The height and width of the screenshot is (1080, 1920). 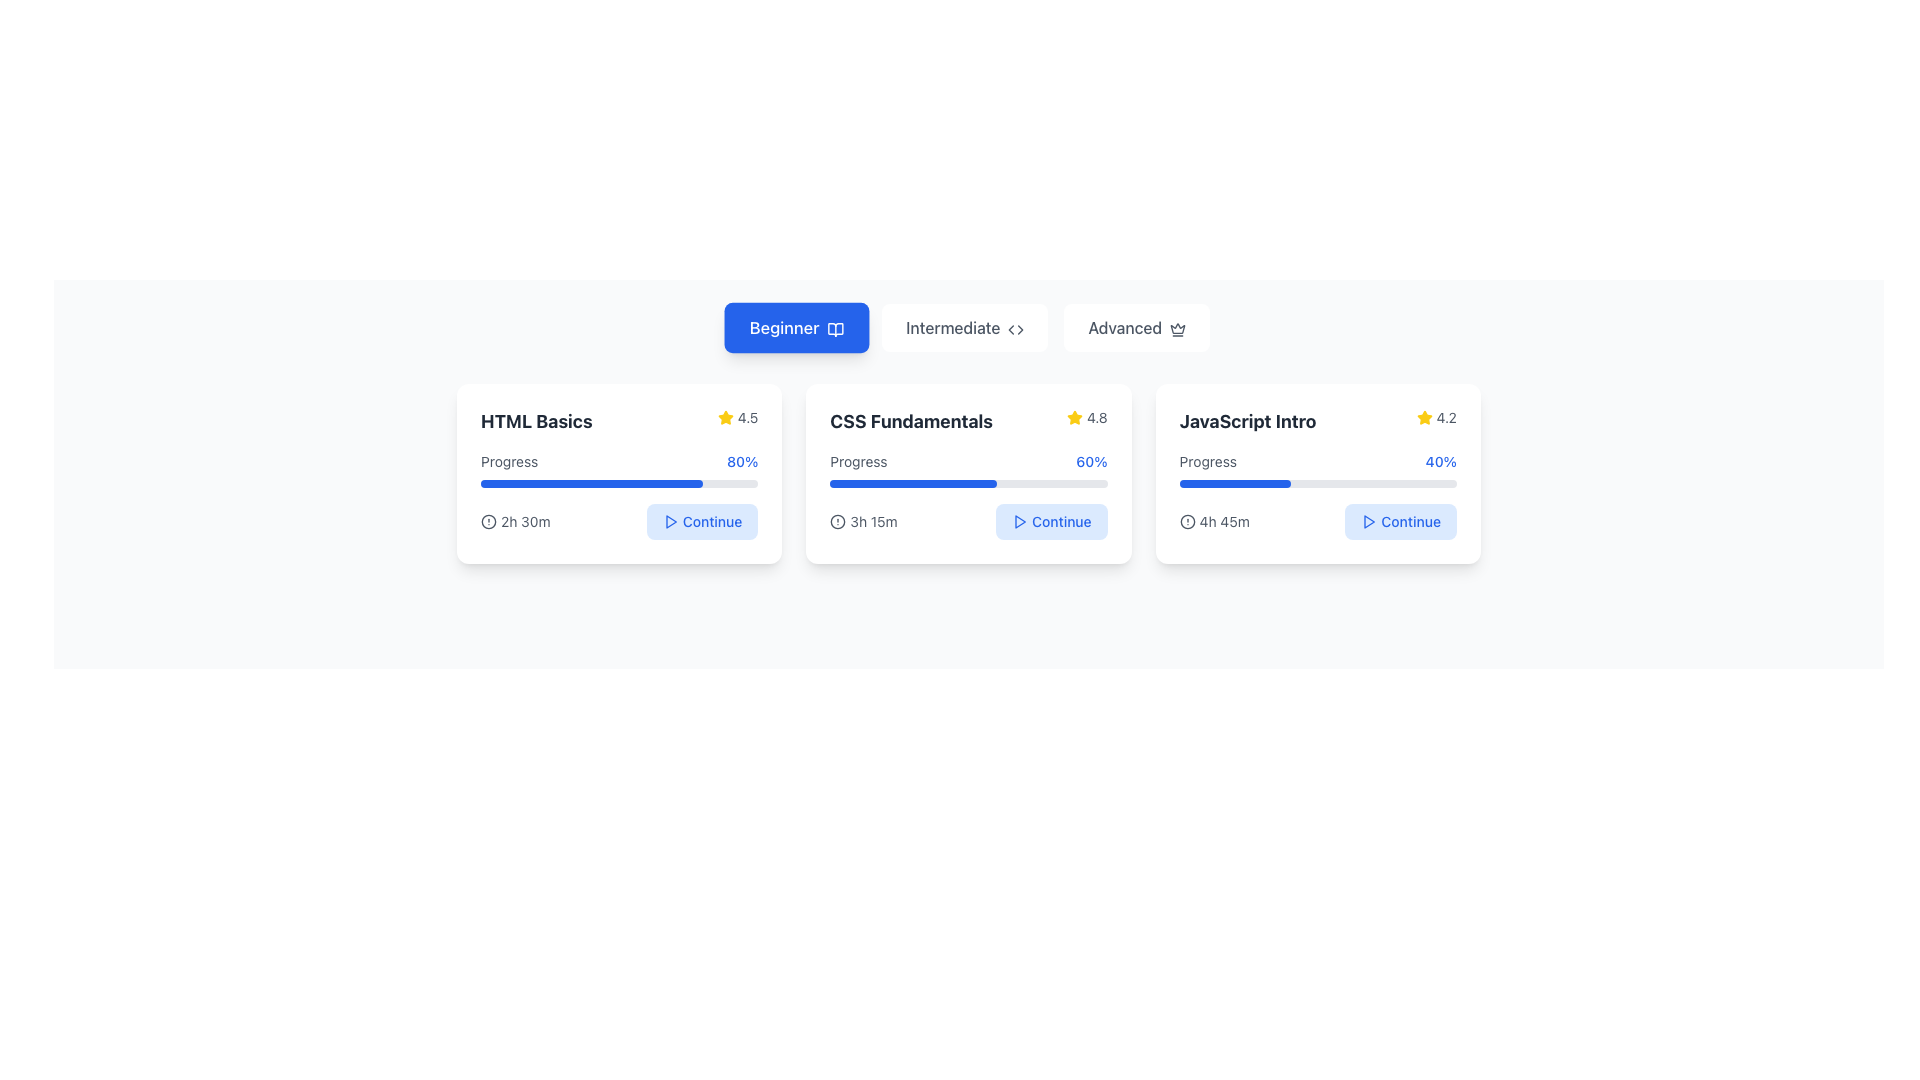 What do you see at coordinates (525, 520) in the screenshot?
I see `text from the 'Estimated Time' label for the 'HTML Basics' course, which is located on the far left of a row of course cards, directly to the right of the icon` at bounding box center [525, 520].